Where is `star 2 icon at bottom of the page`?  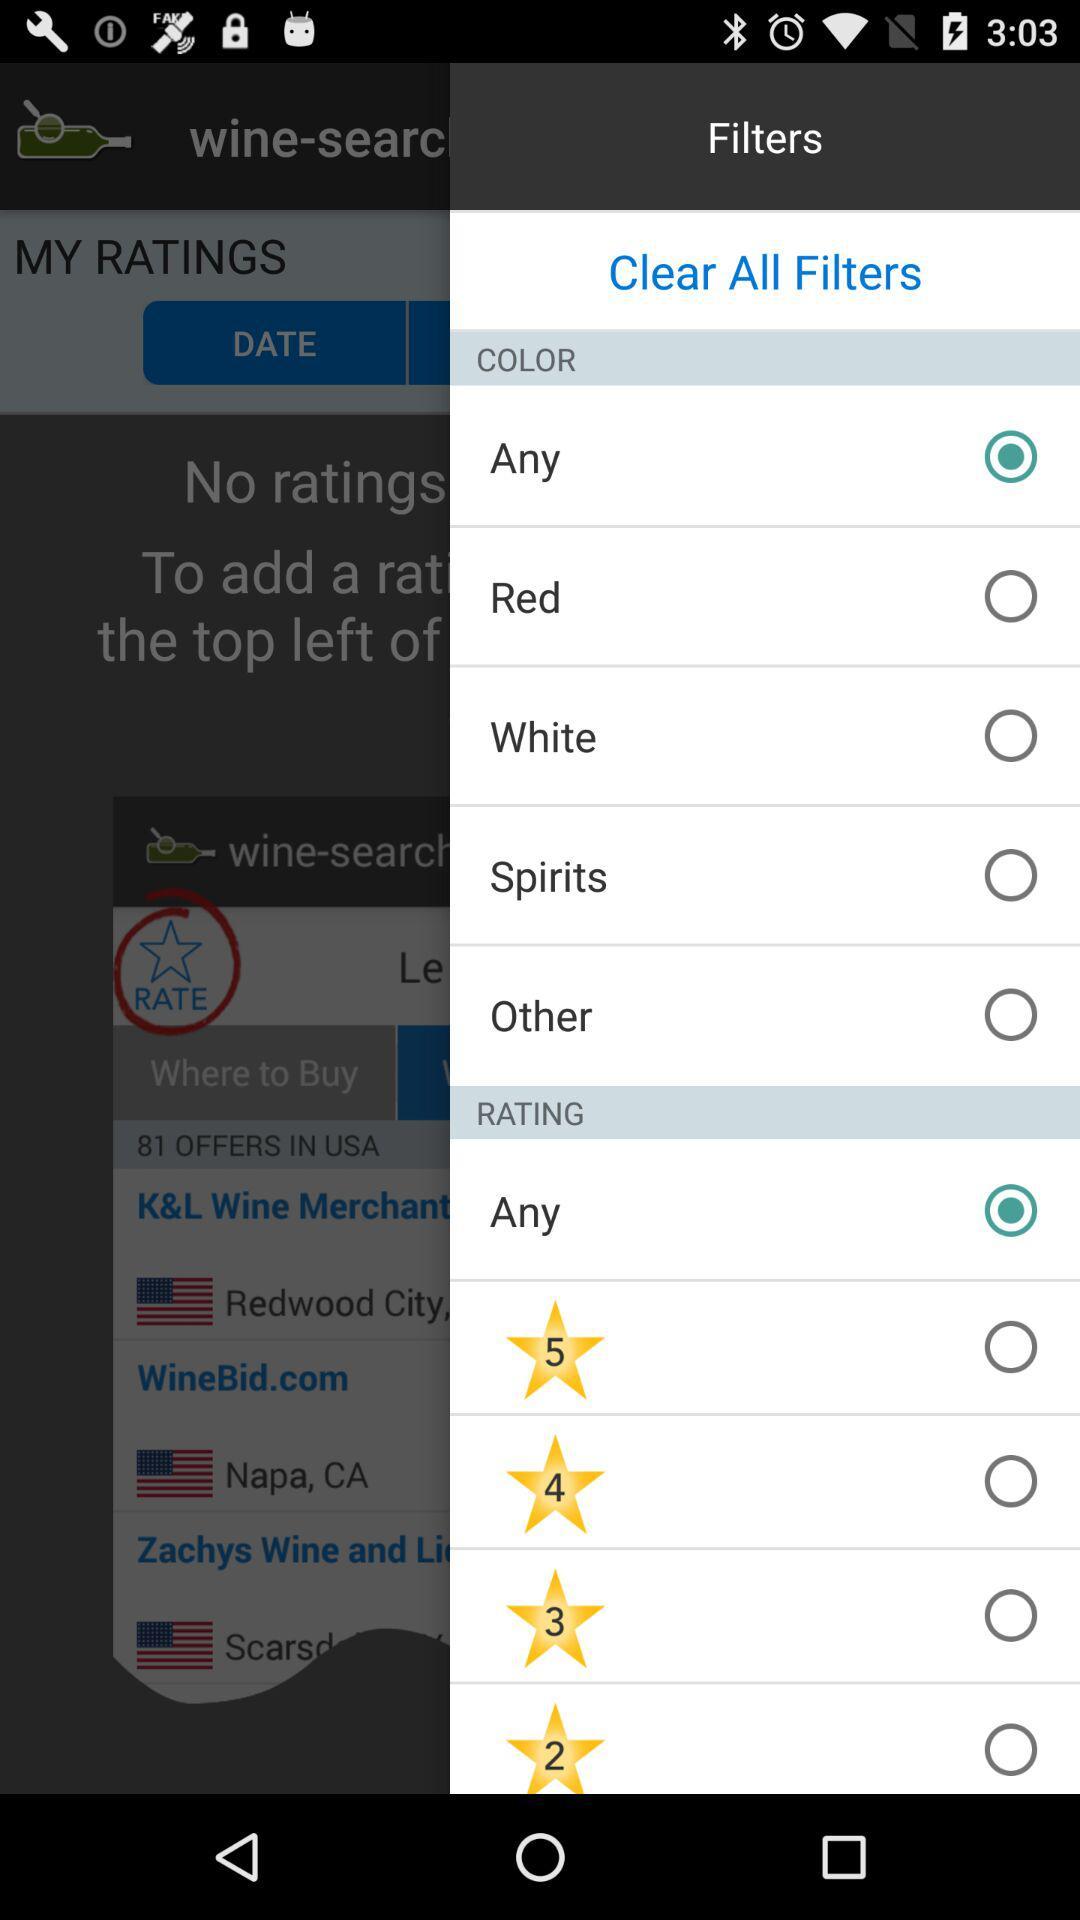
star 2 icon at bottom of the page is located at coordinates (555, 1738).